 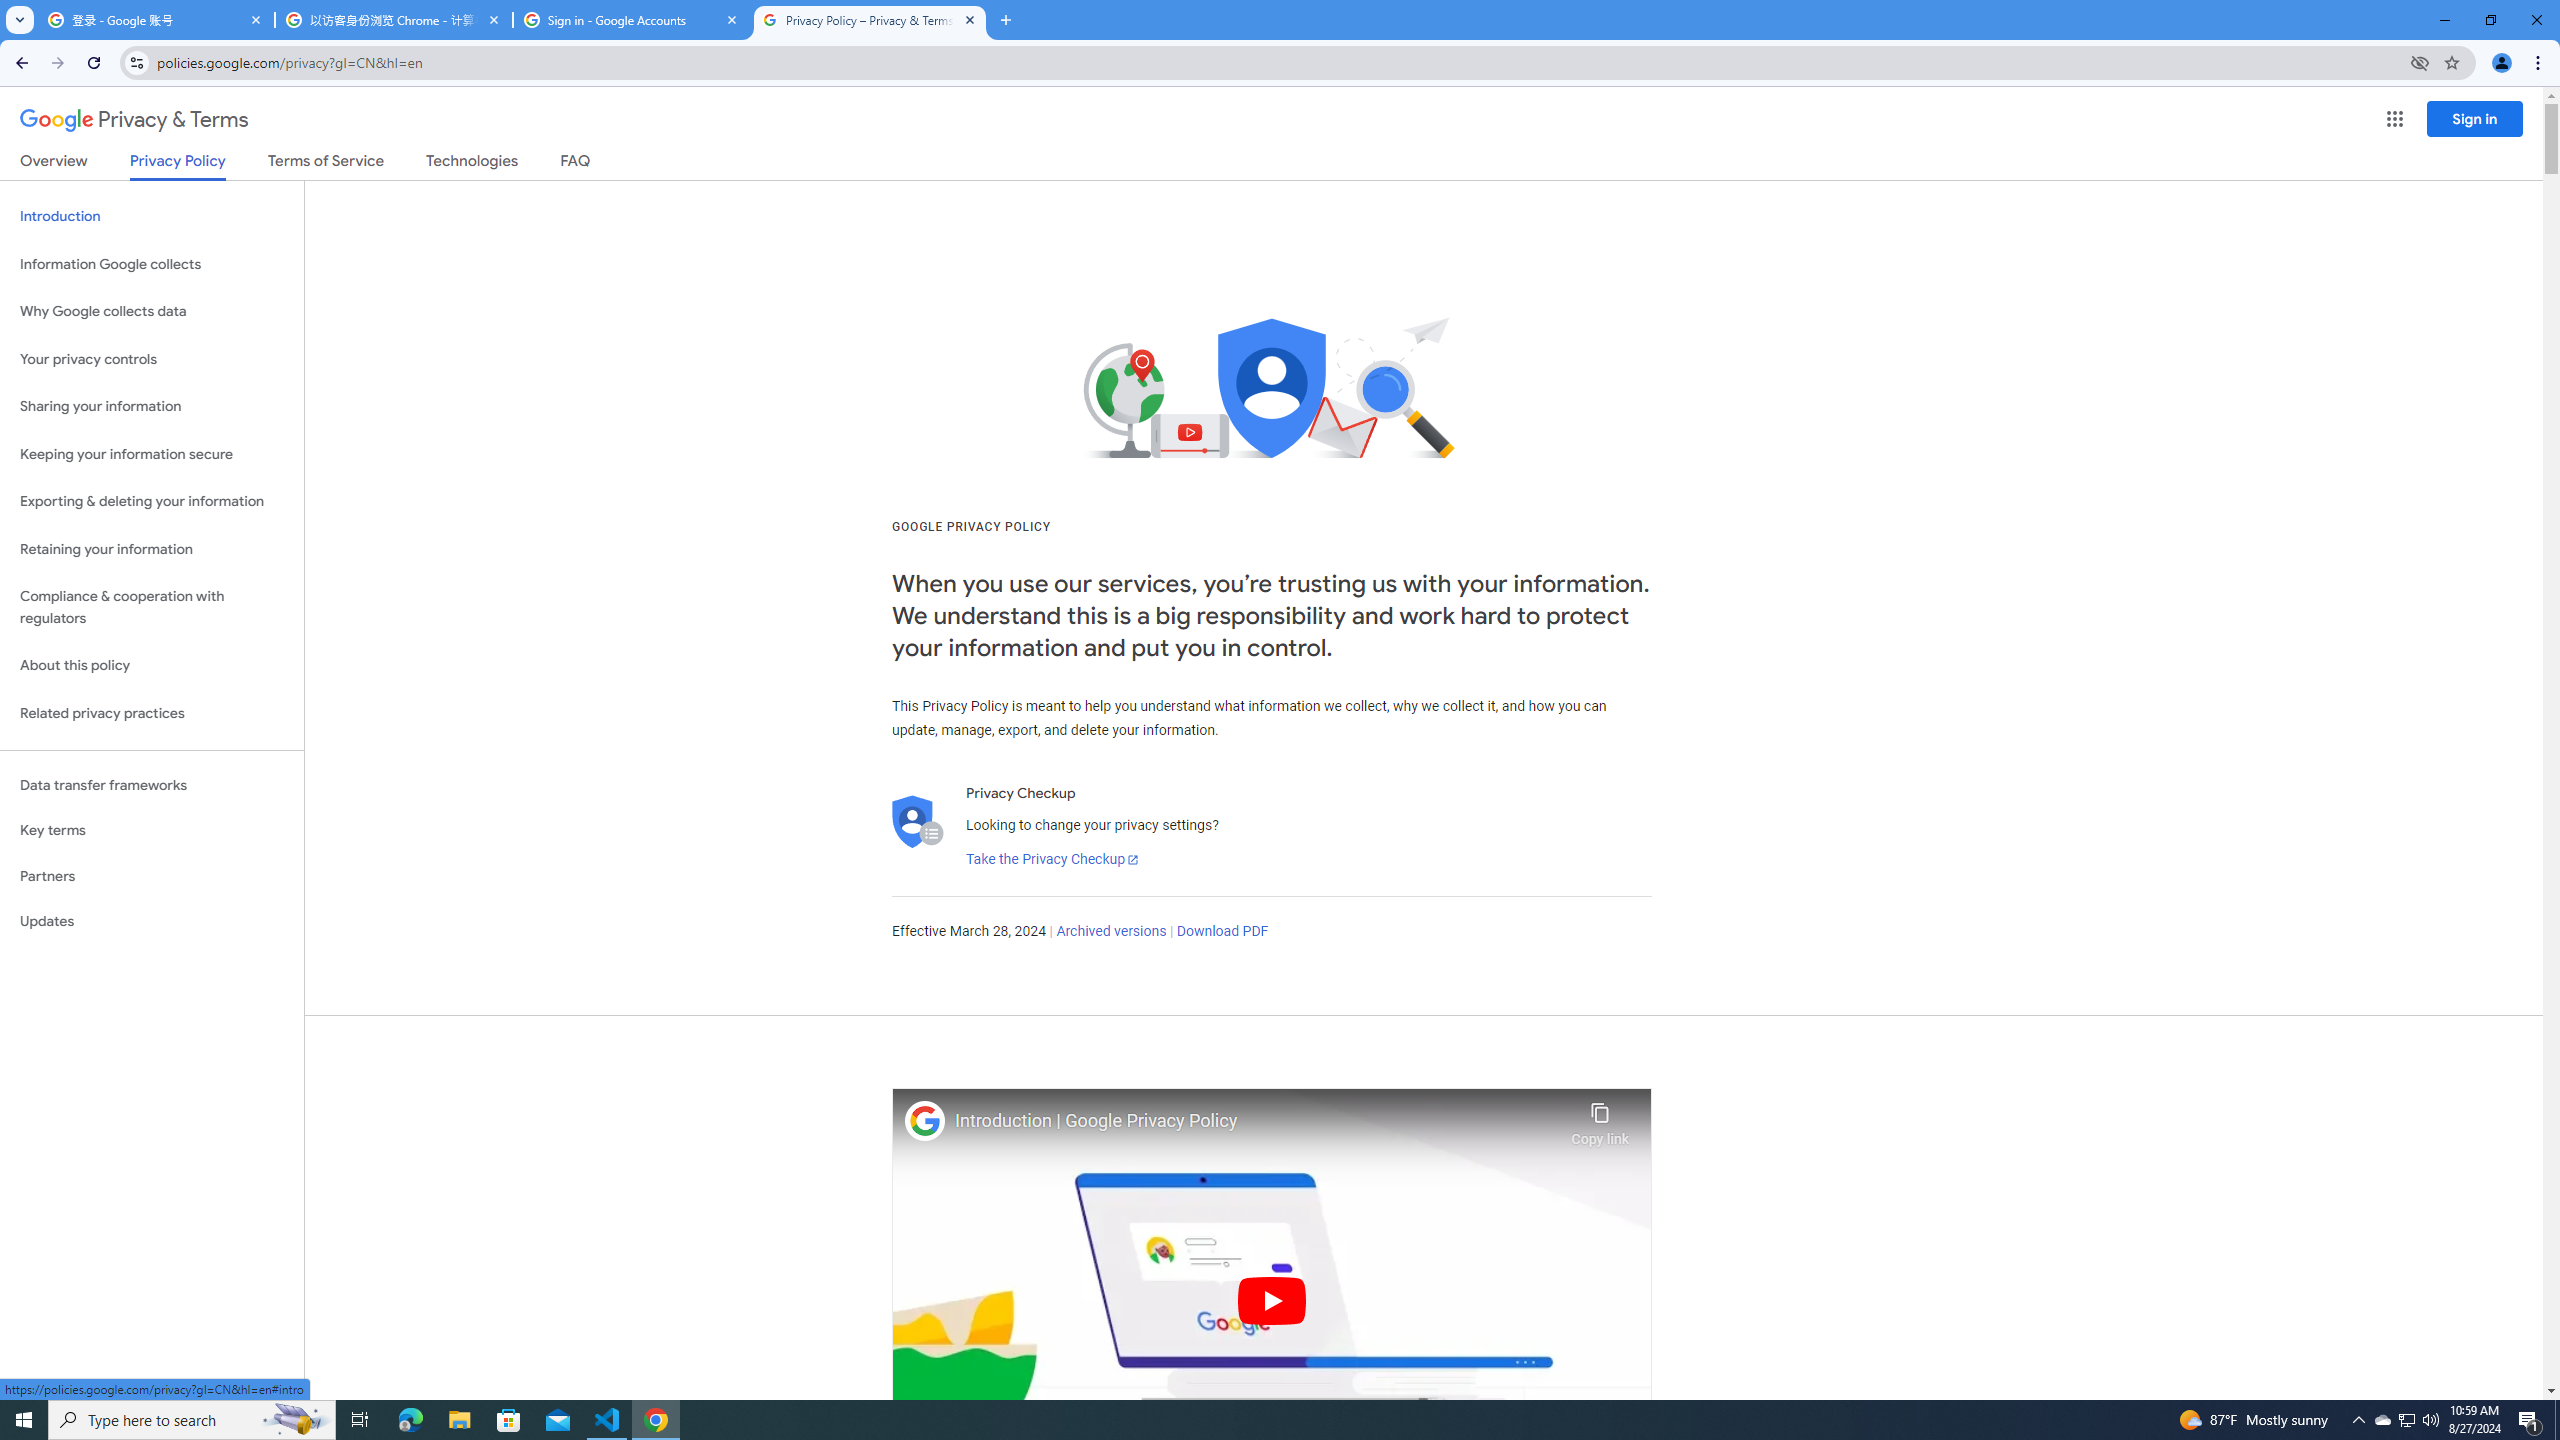 I want to click on 'FAQ', so click(x=575, y=164).